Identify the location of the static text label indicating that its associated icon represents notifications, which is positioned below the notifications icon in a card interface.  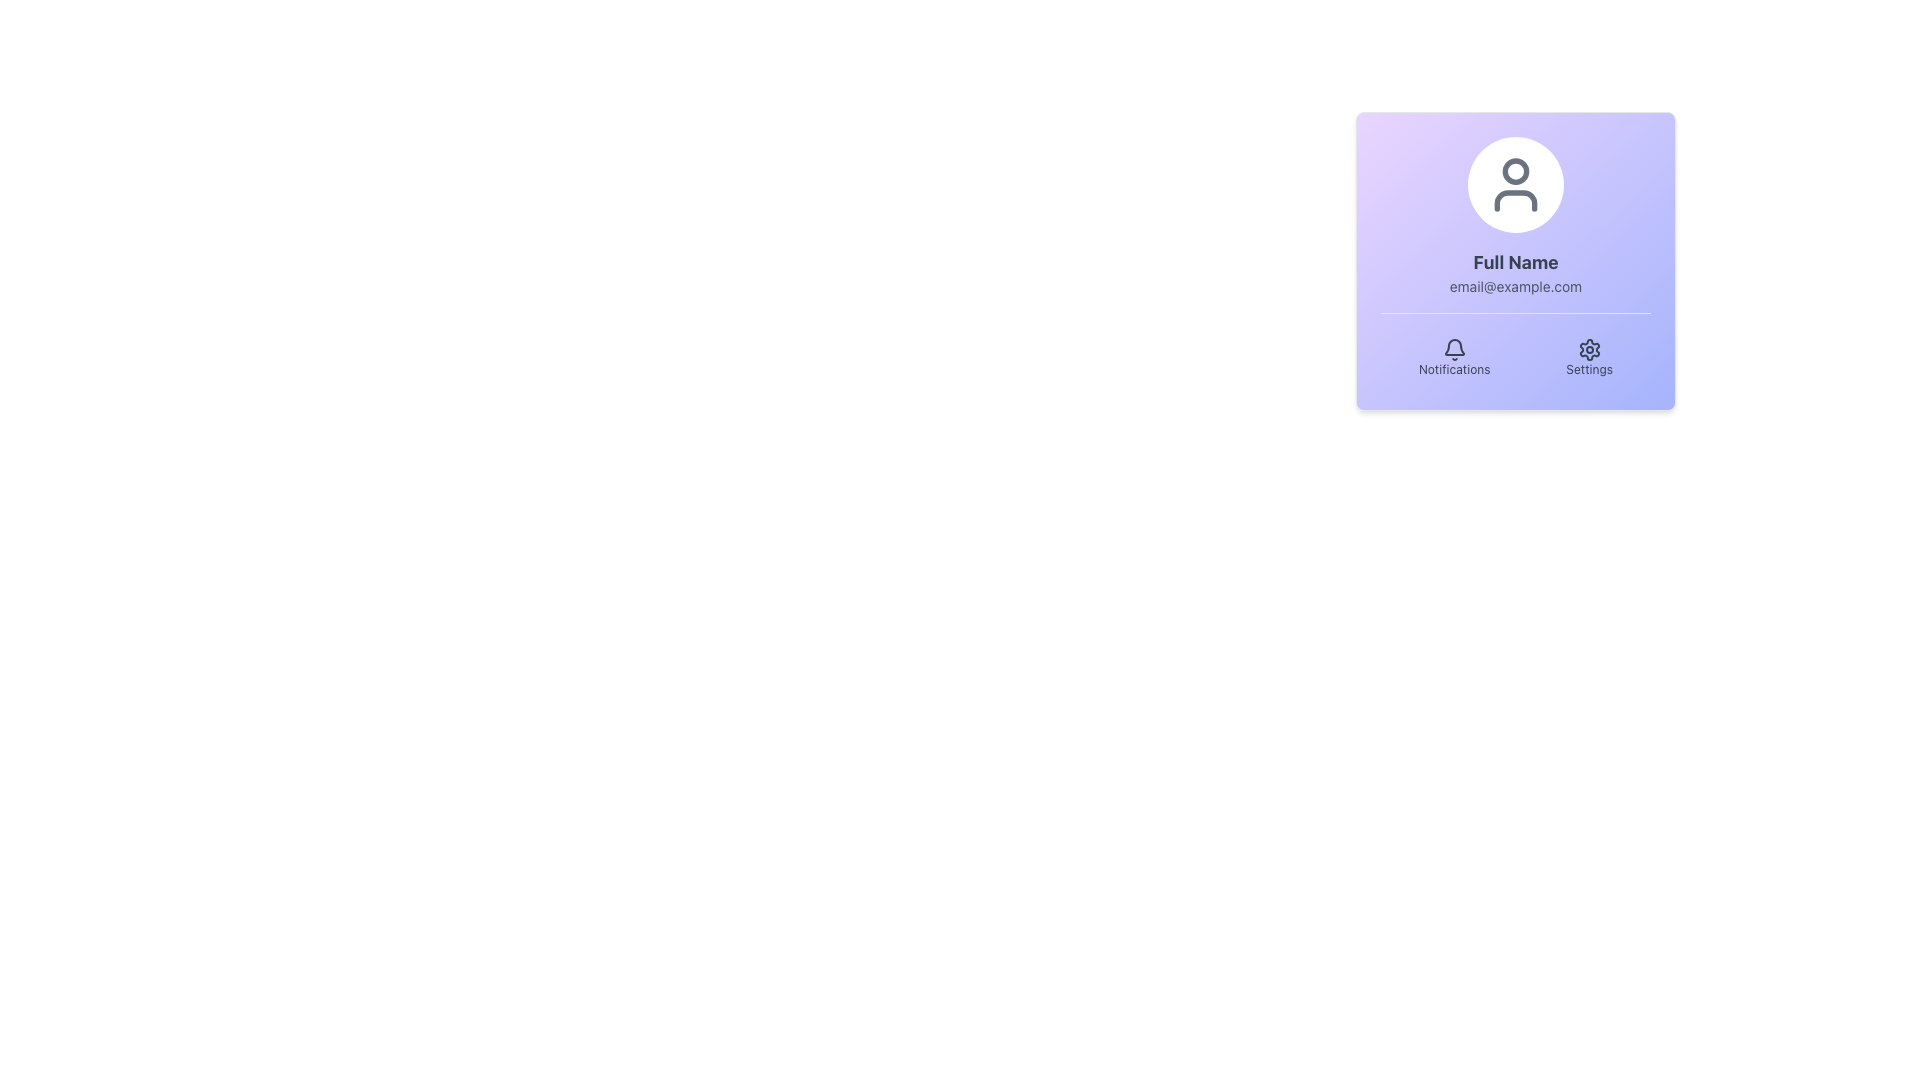
(1454, 370).